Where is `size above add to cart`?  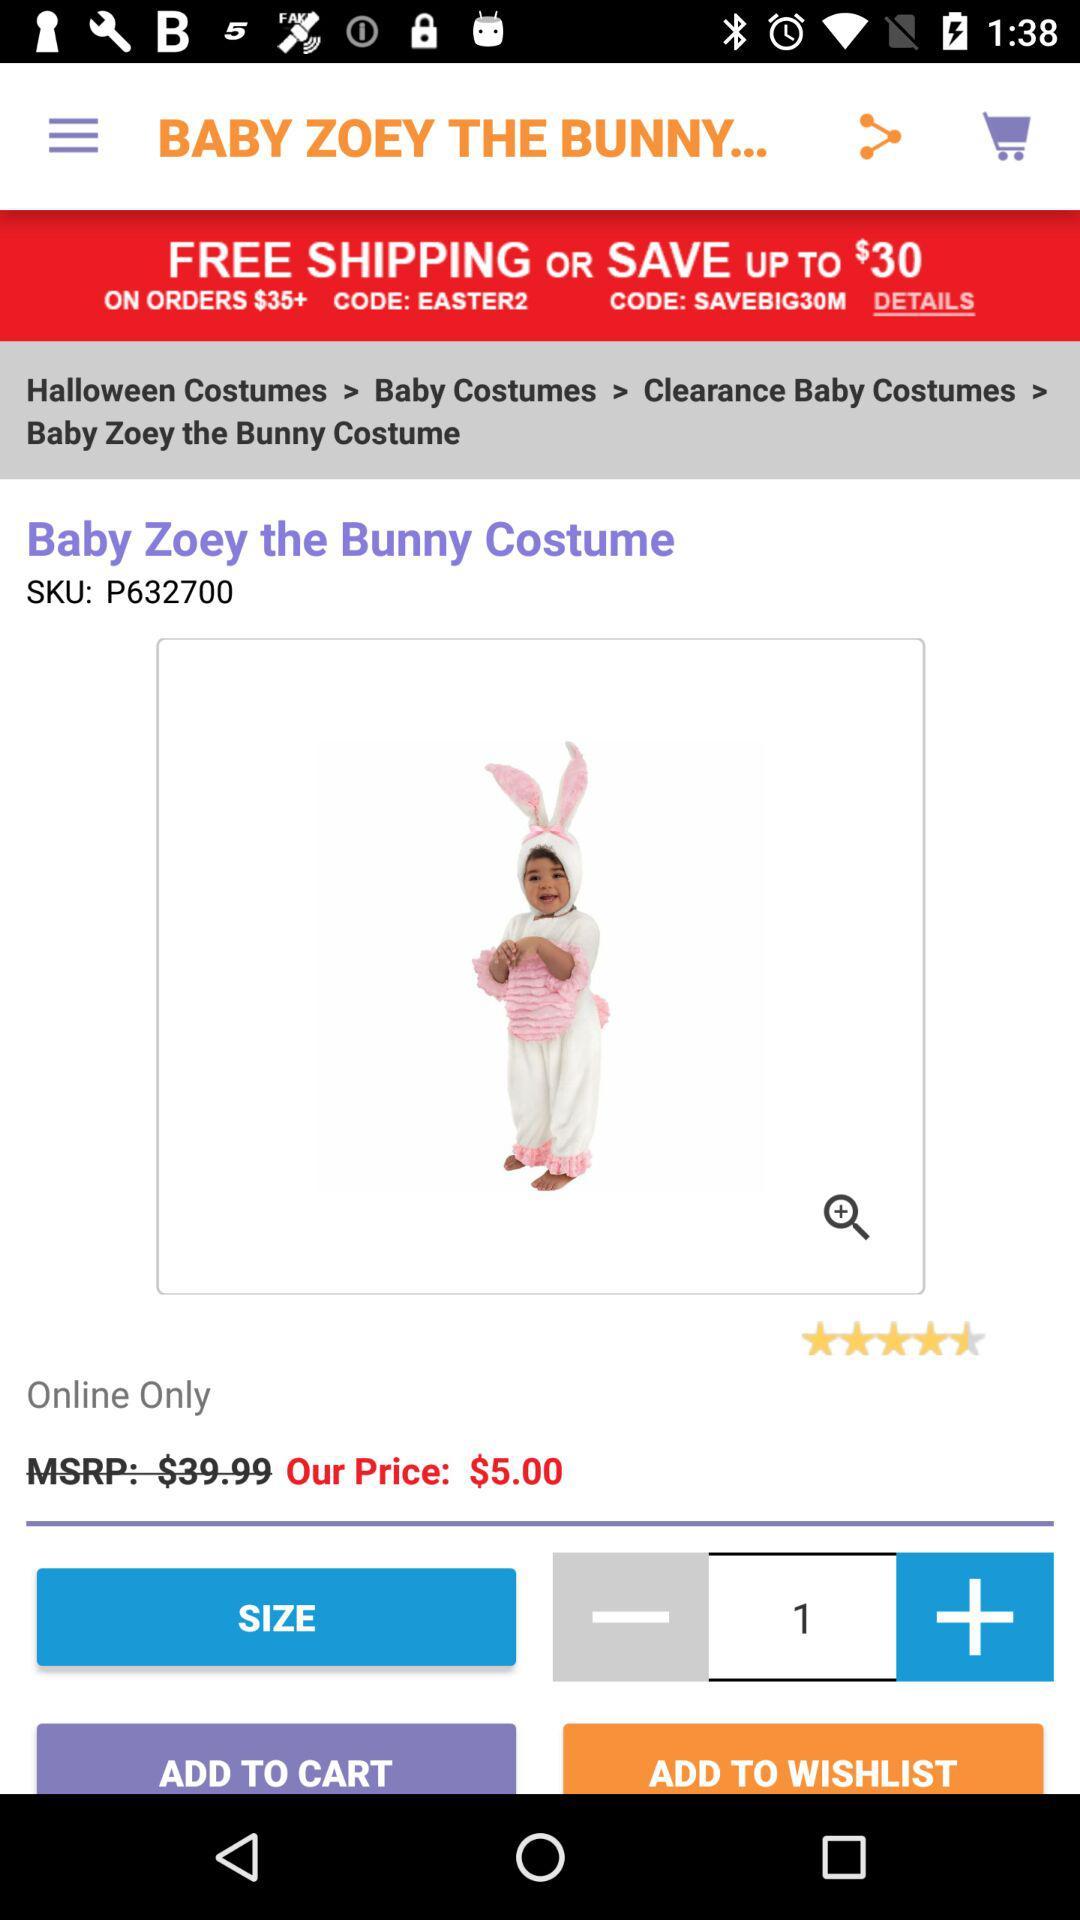 size above add to cart is located at coordinates (276, 1617).